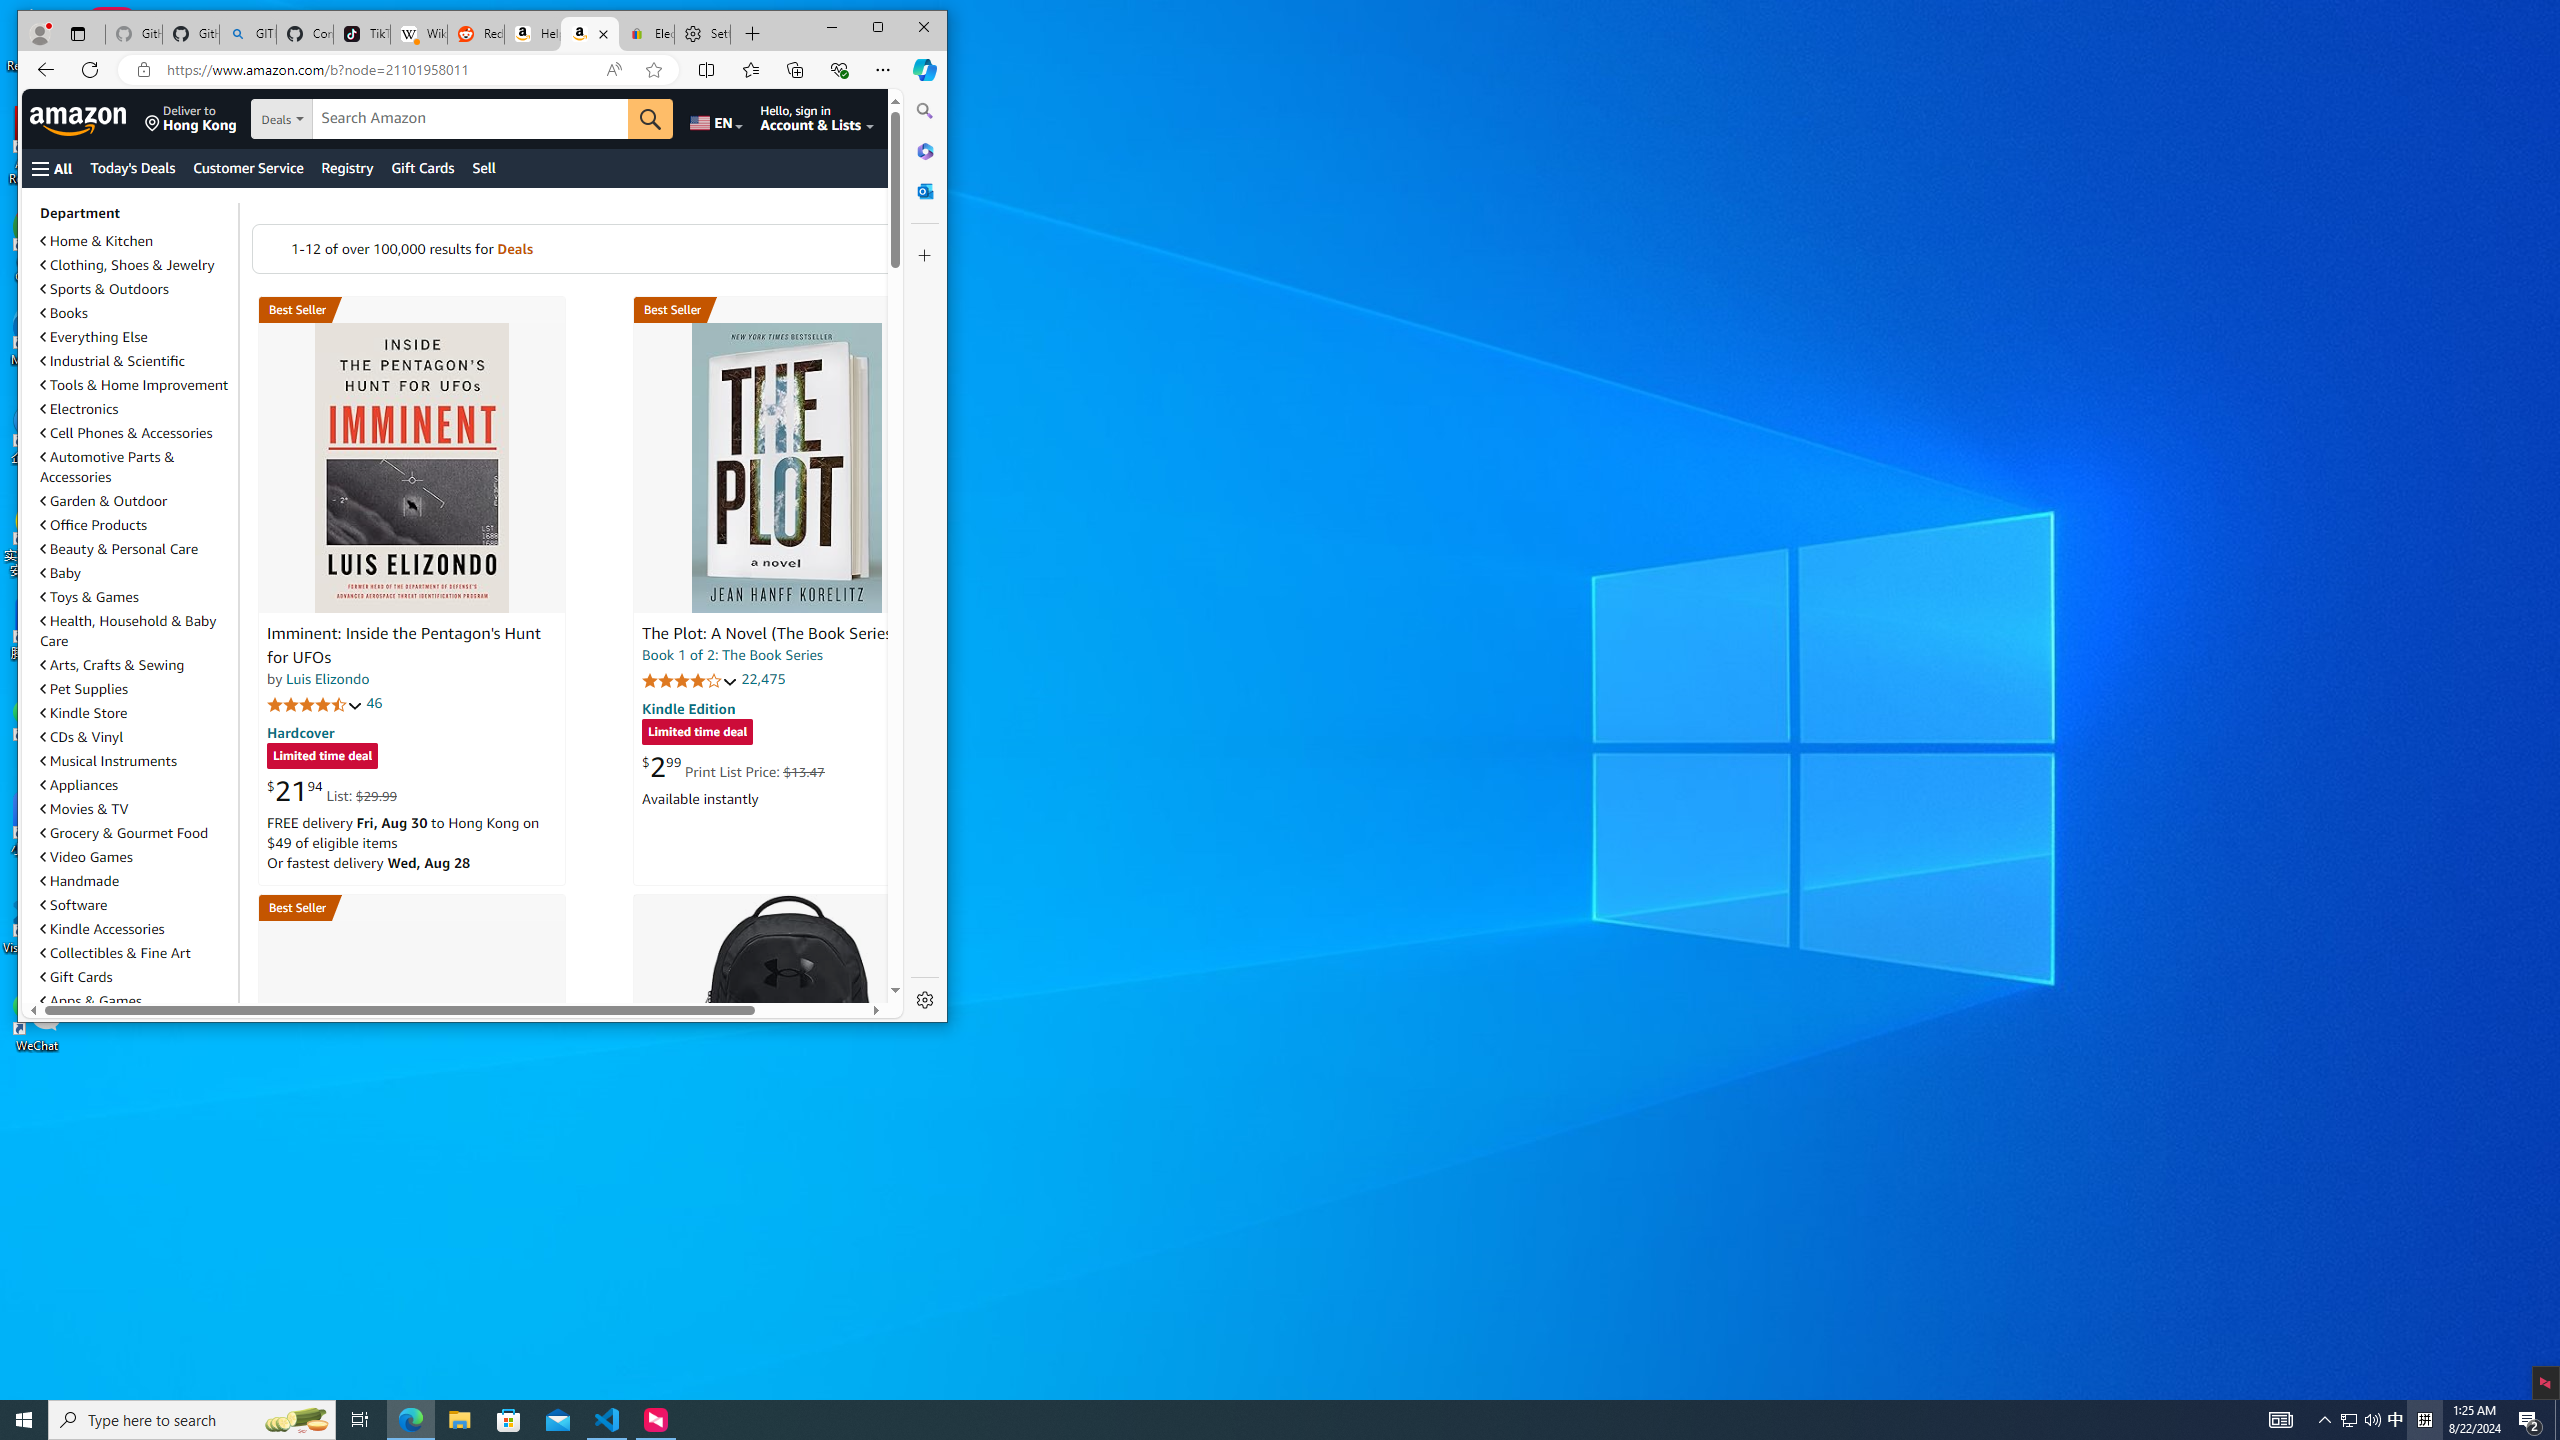  What do you see at coordinates (509, 1418) in the screenshot?
I see `'Microsoft Store'` at bounding box center [509, 1418].